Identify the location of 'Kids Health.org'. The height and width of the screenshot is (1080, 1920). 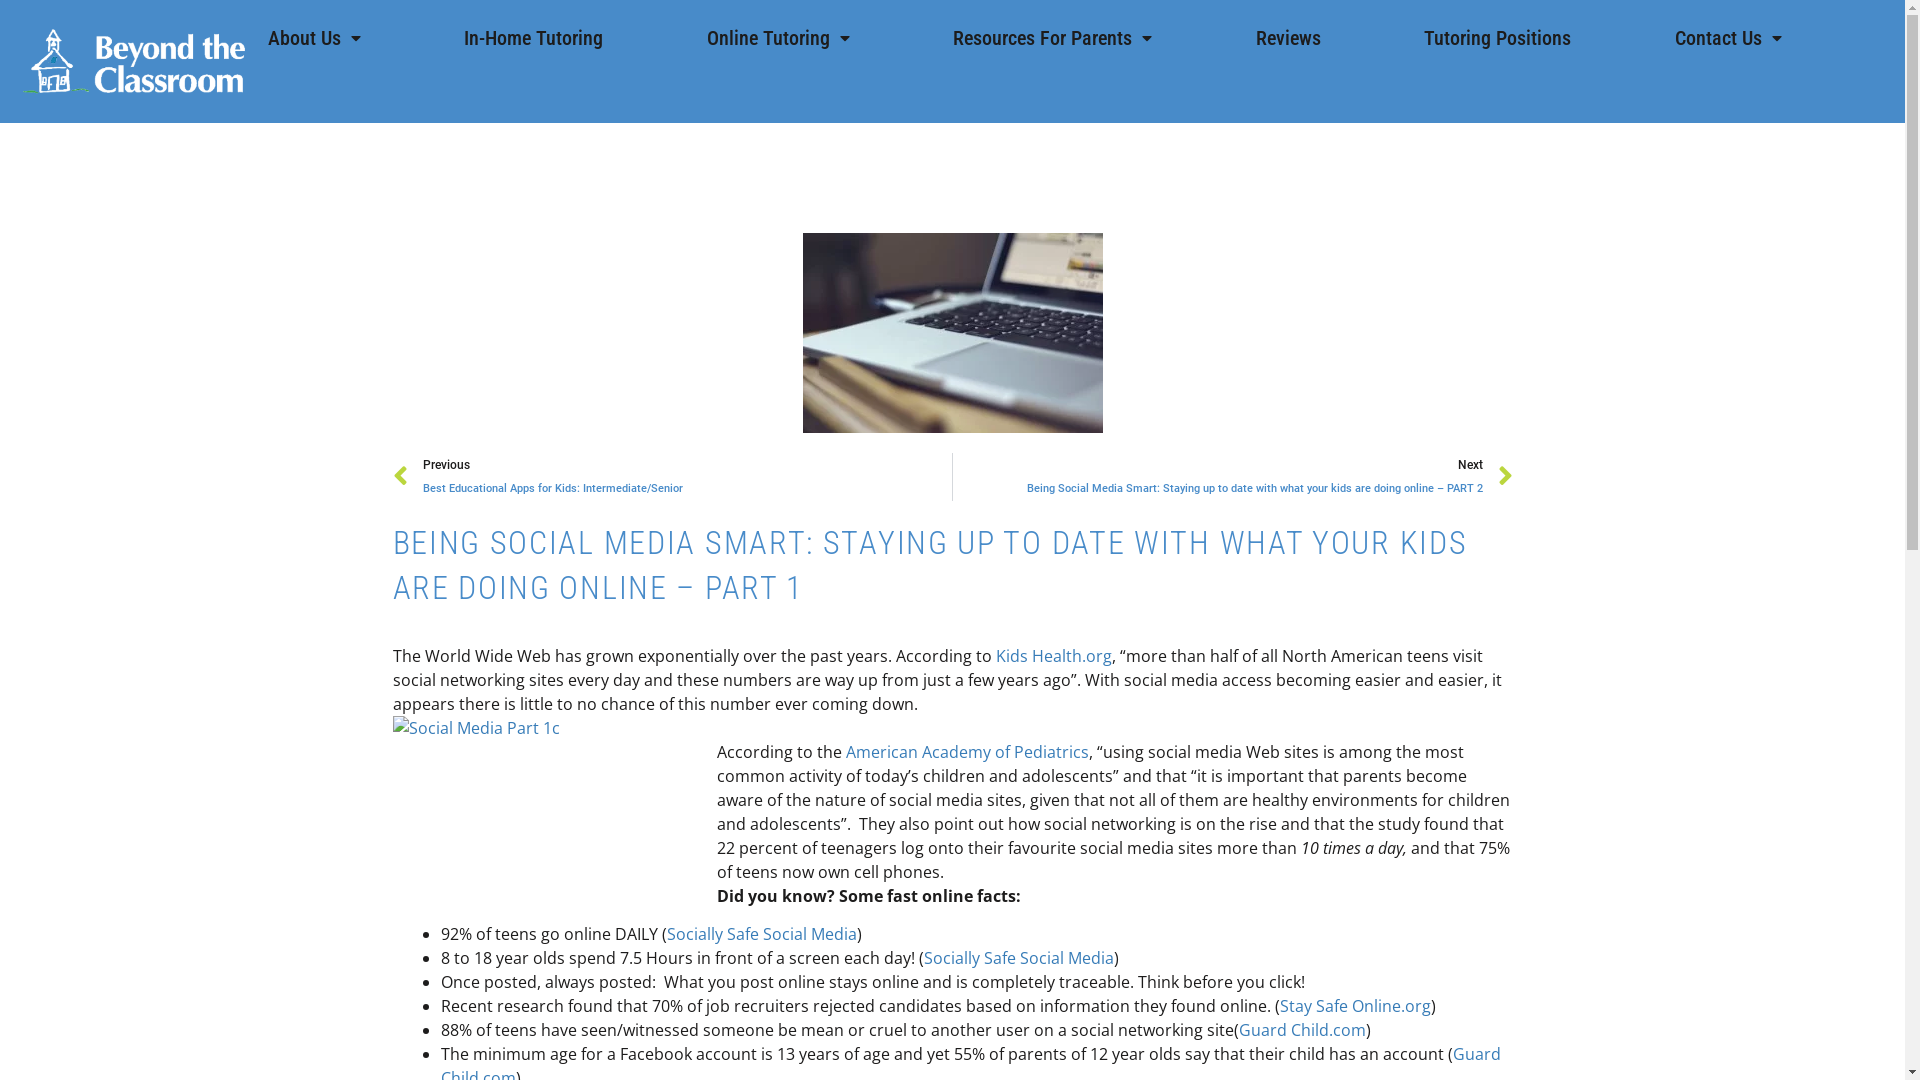
(1053, 655).